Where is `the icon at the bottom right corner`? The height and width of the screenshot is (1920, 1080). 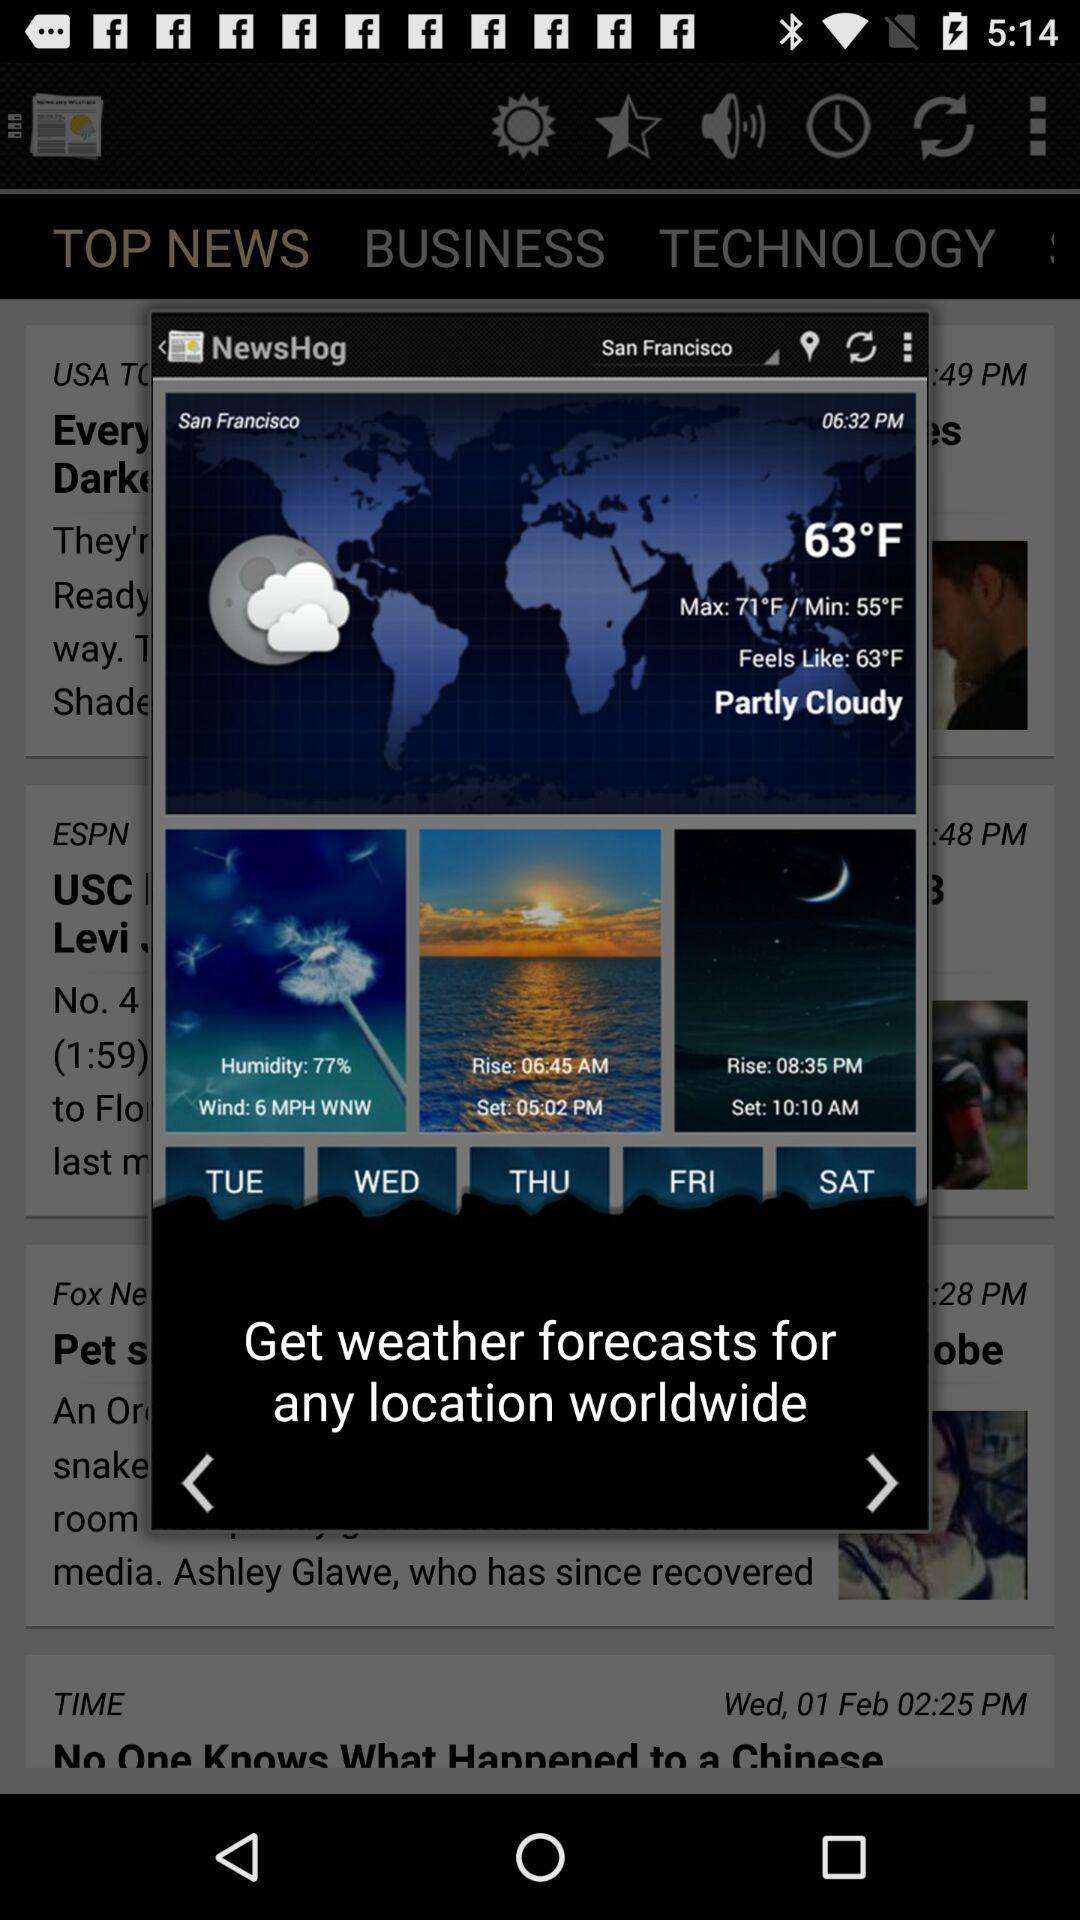 the icon at the bottom right corner is located at coordinates (881, 1483).